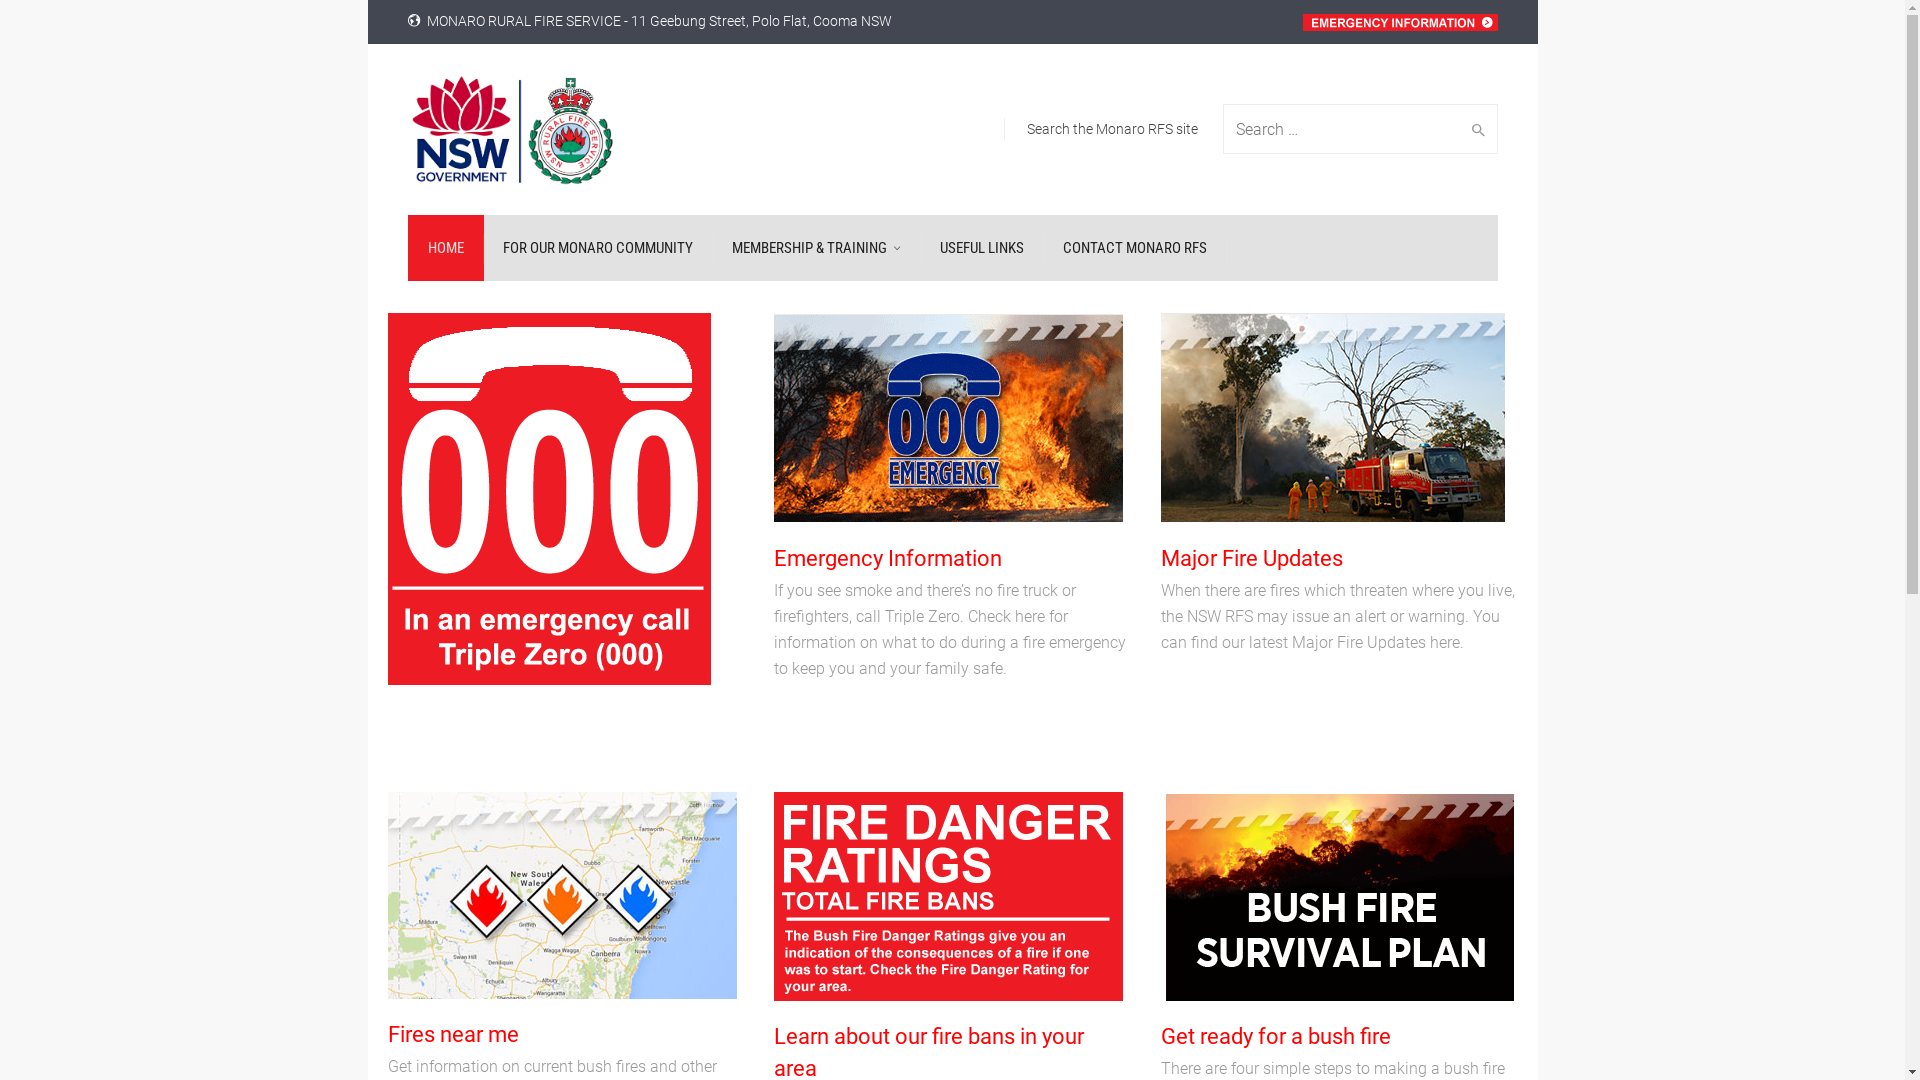 The height and width of the screenshot is (1080, 1920). What do you see at coordinates (947, 416) in the screenshot?
I see `'Emergency_contentbox'` at bounding box center [947, 416].